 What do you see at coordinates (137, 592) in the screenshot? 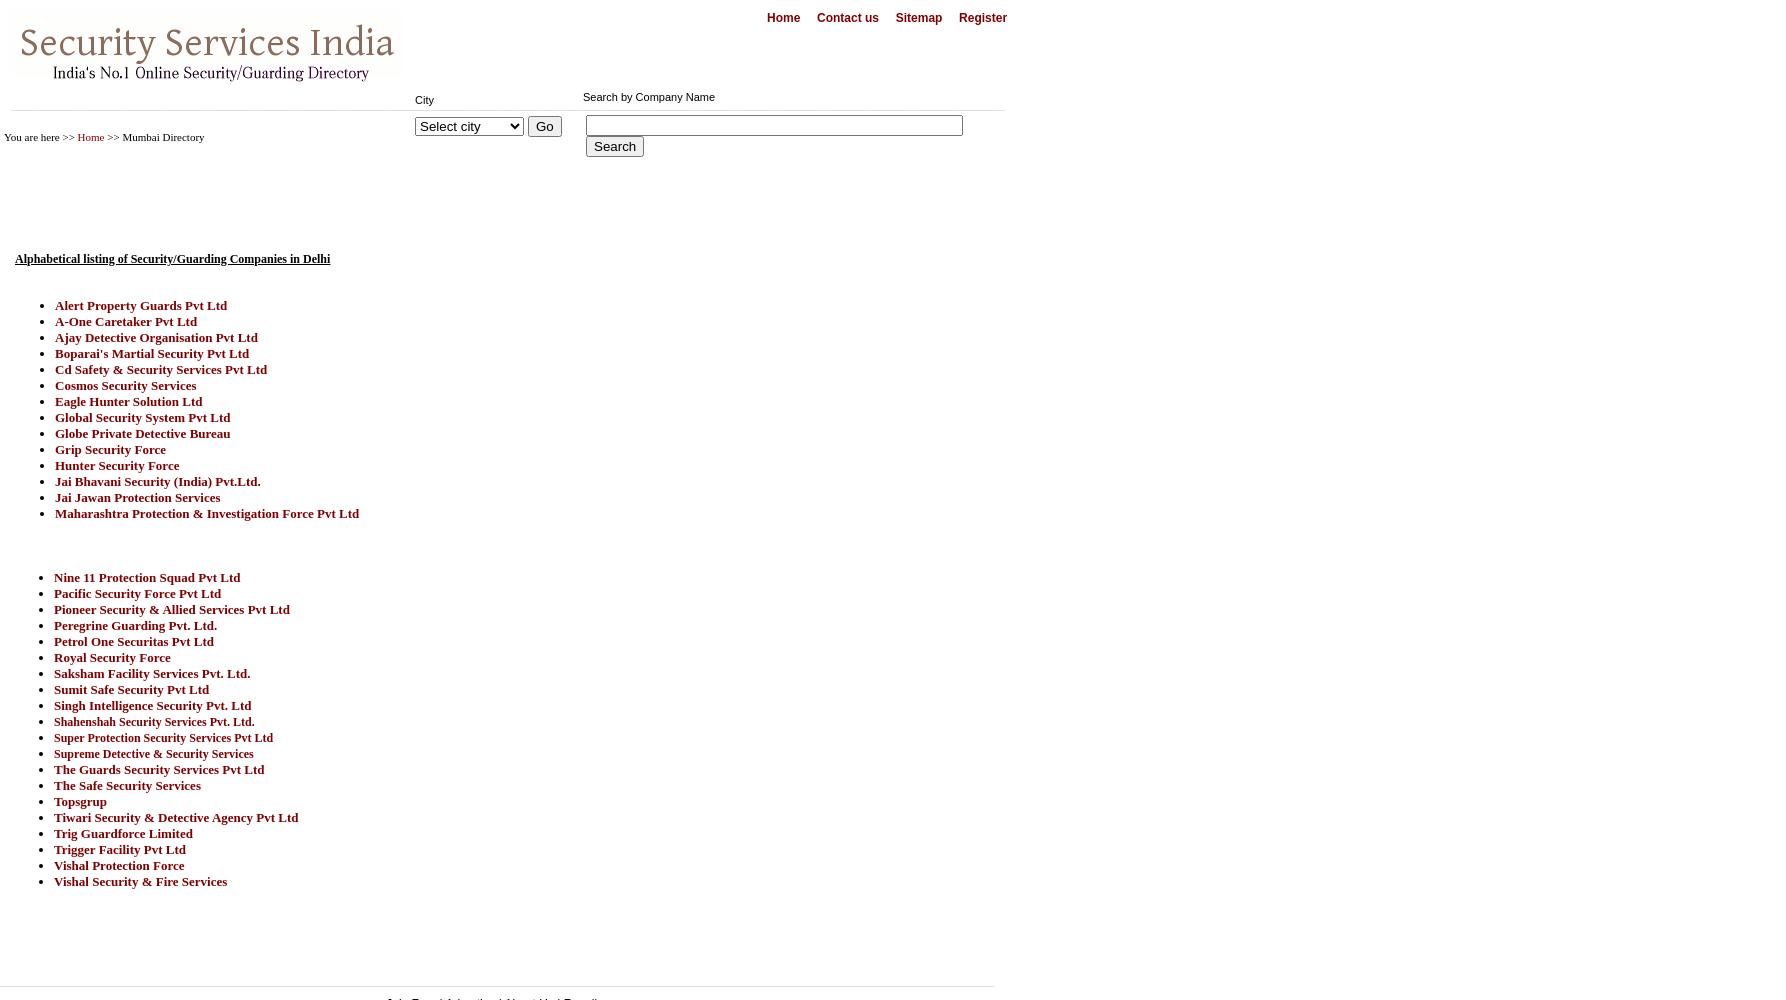
I see `'Pacific Security Force Pvt Ltd'` at bounding box center [137, 592].